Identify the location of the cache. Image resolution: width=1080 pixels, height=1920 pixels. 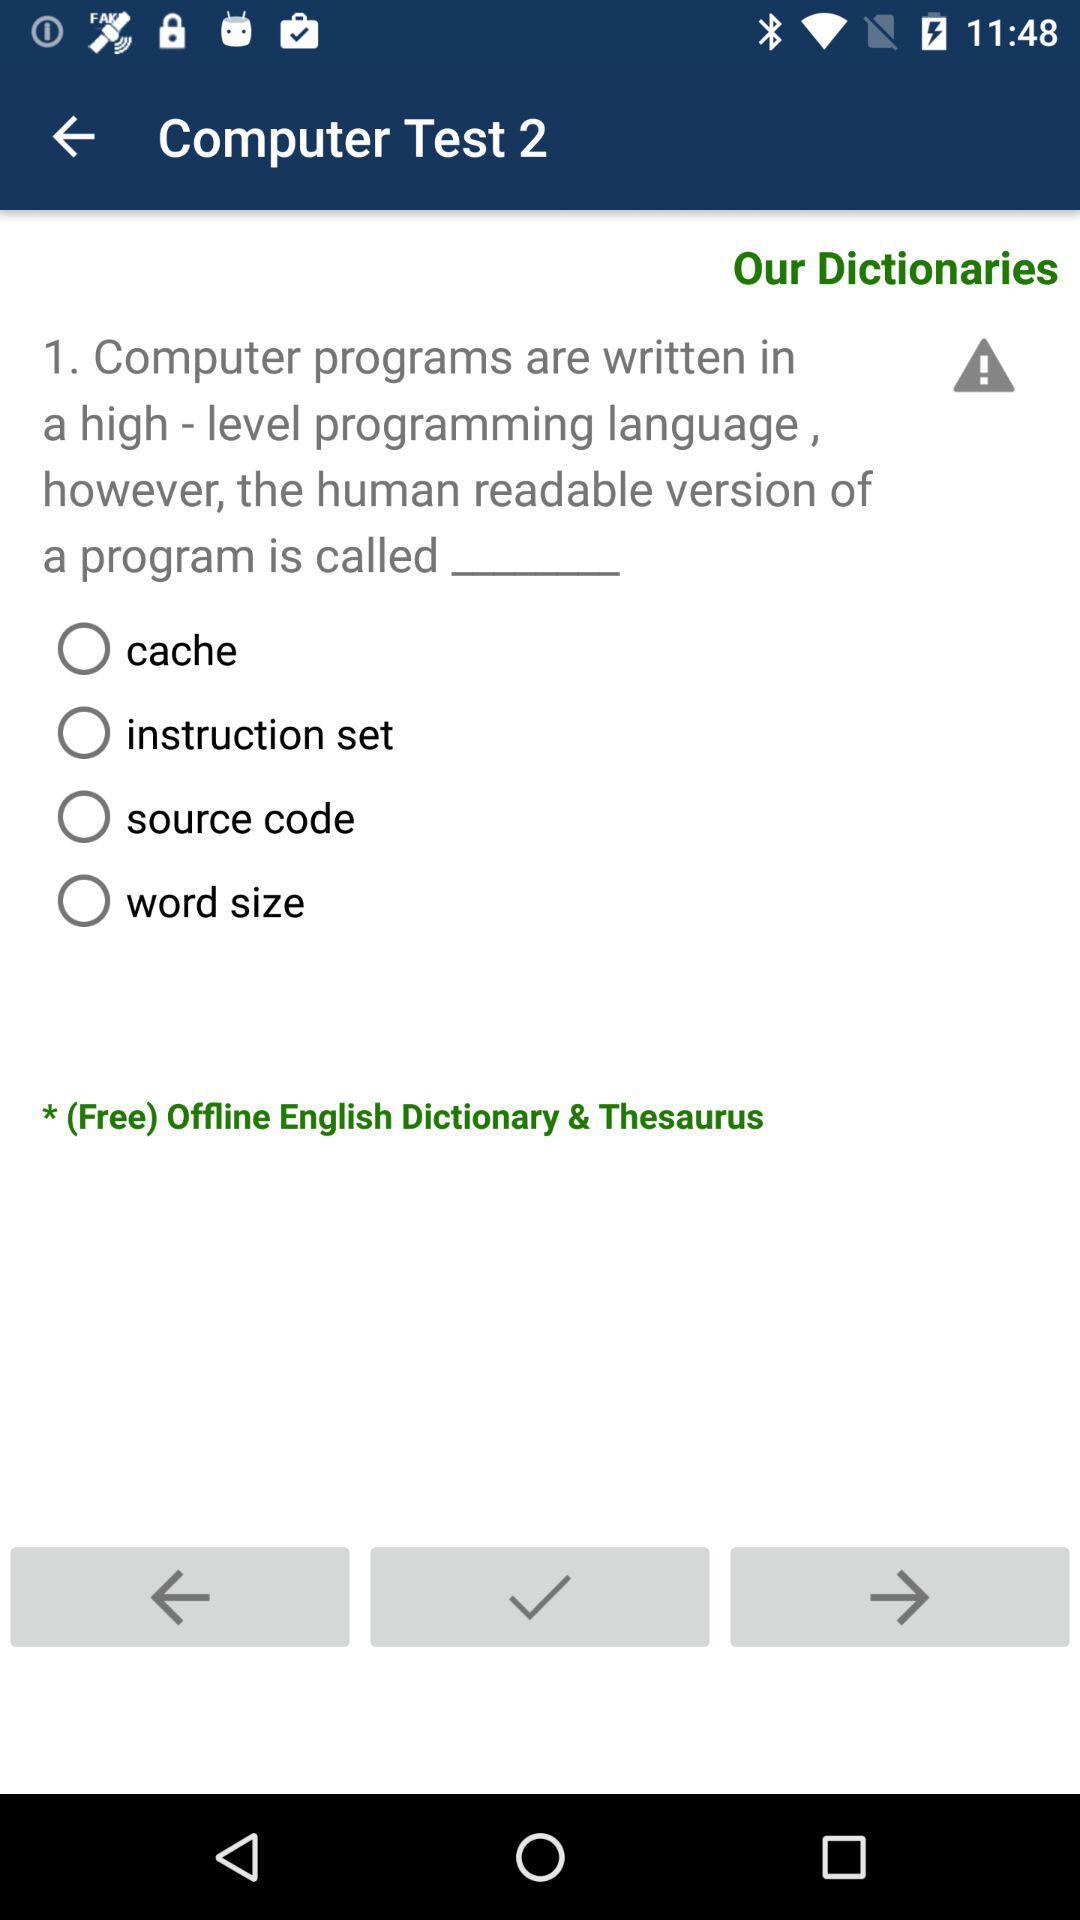
(560, 648).